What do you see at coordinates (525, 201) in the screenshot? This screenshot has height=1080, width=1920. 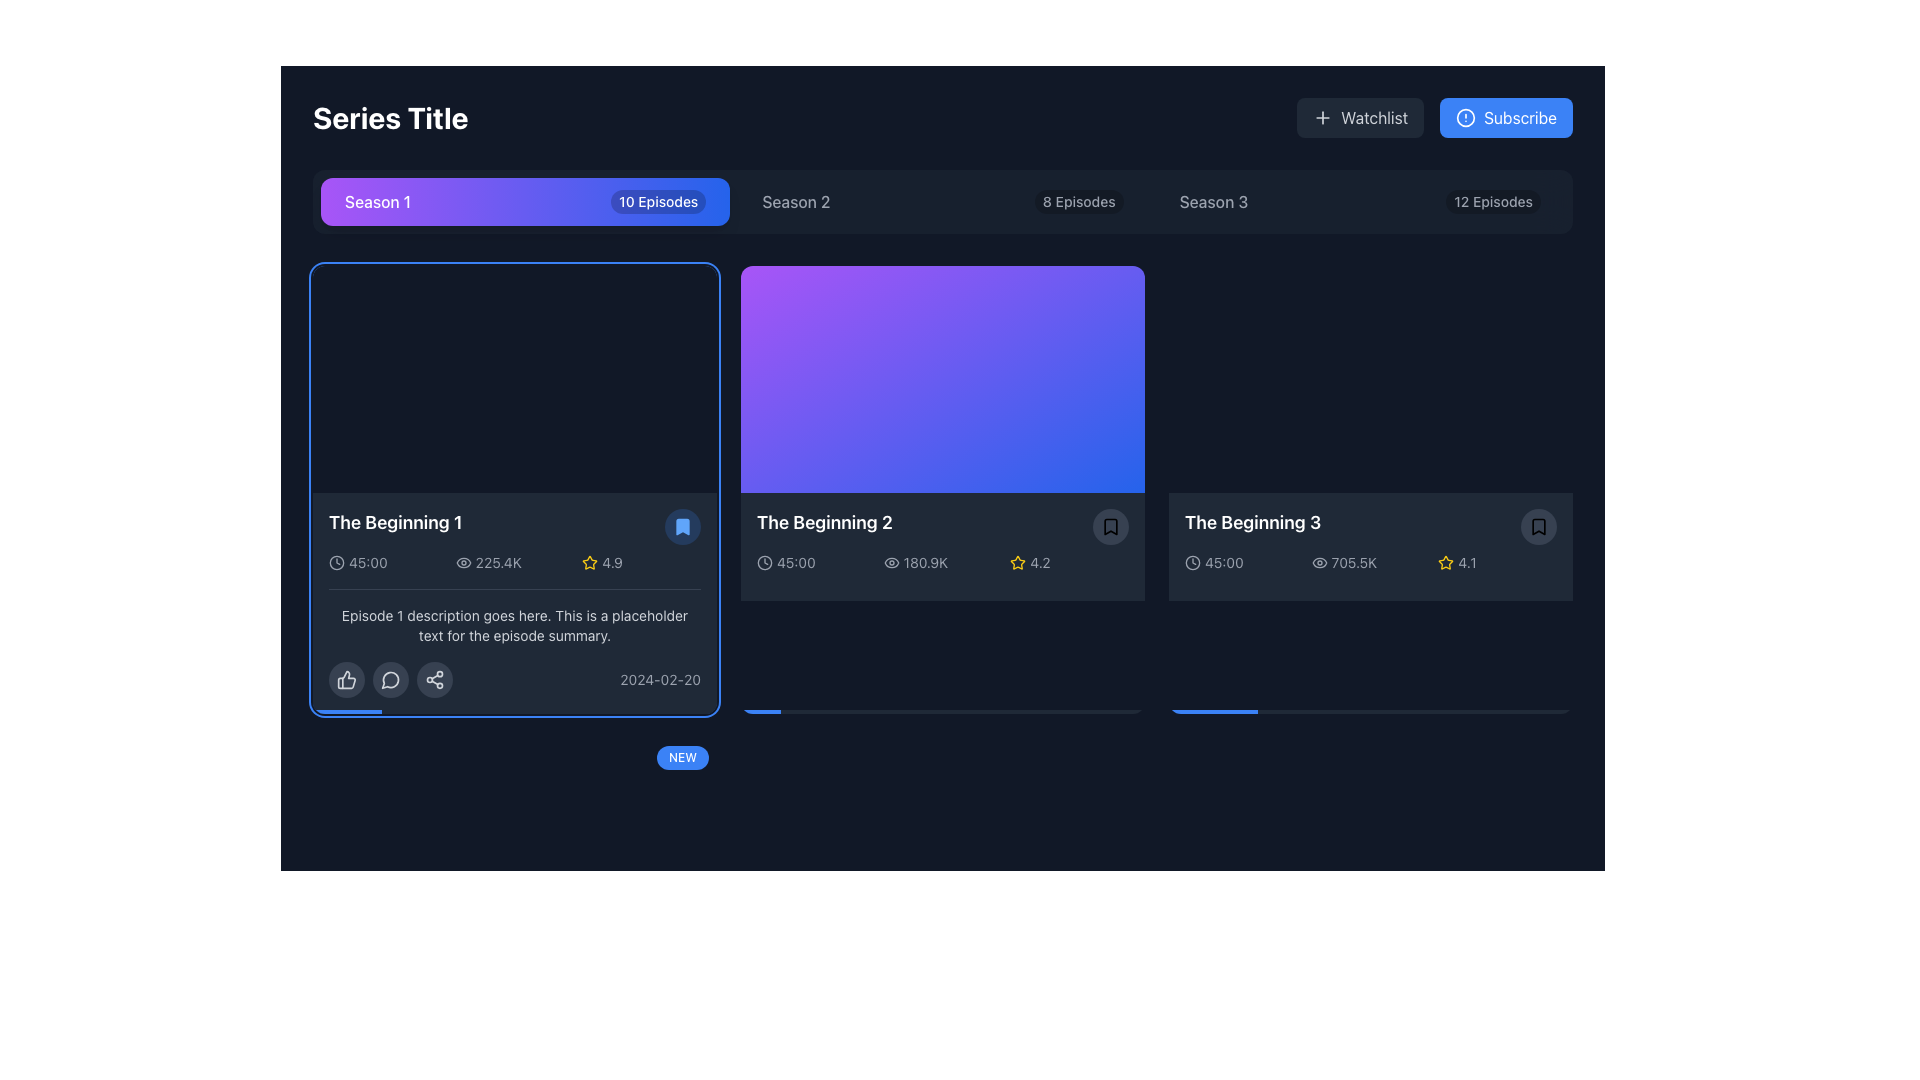 I see `the 'Season 1' button, which is a rounded rectangle with a gradient background from purple to blue, displaying 'Season 1' and '10 Episodes'` at bounding box center [525, 201].